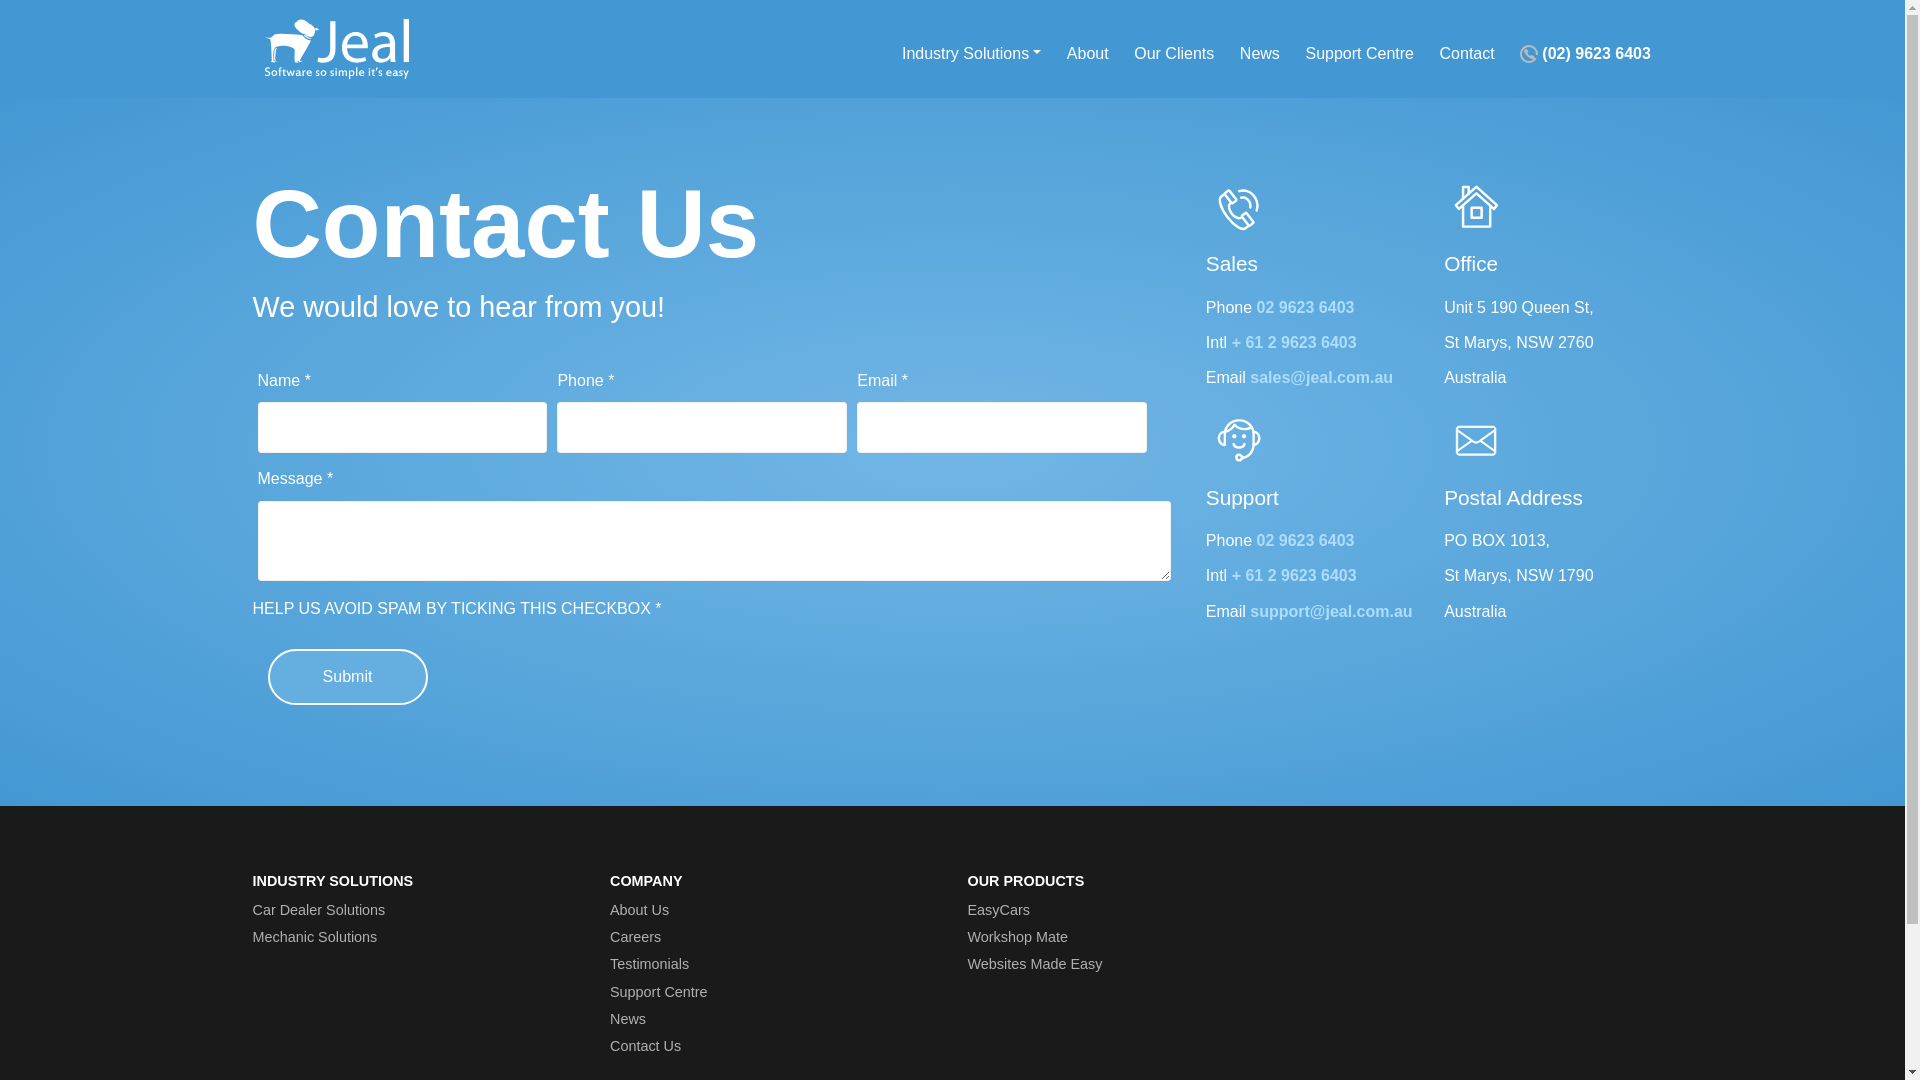  Describe the element at coordinates (971, 52) in the screenshot. I see `'Industry Solutions'` at that location.